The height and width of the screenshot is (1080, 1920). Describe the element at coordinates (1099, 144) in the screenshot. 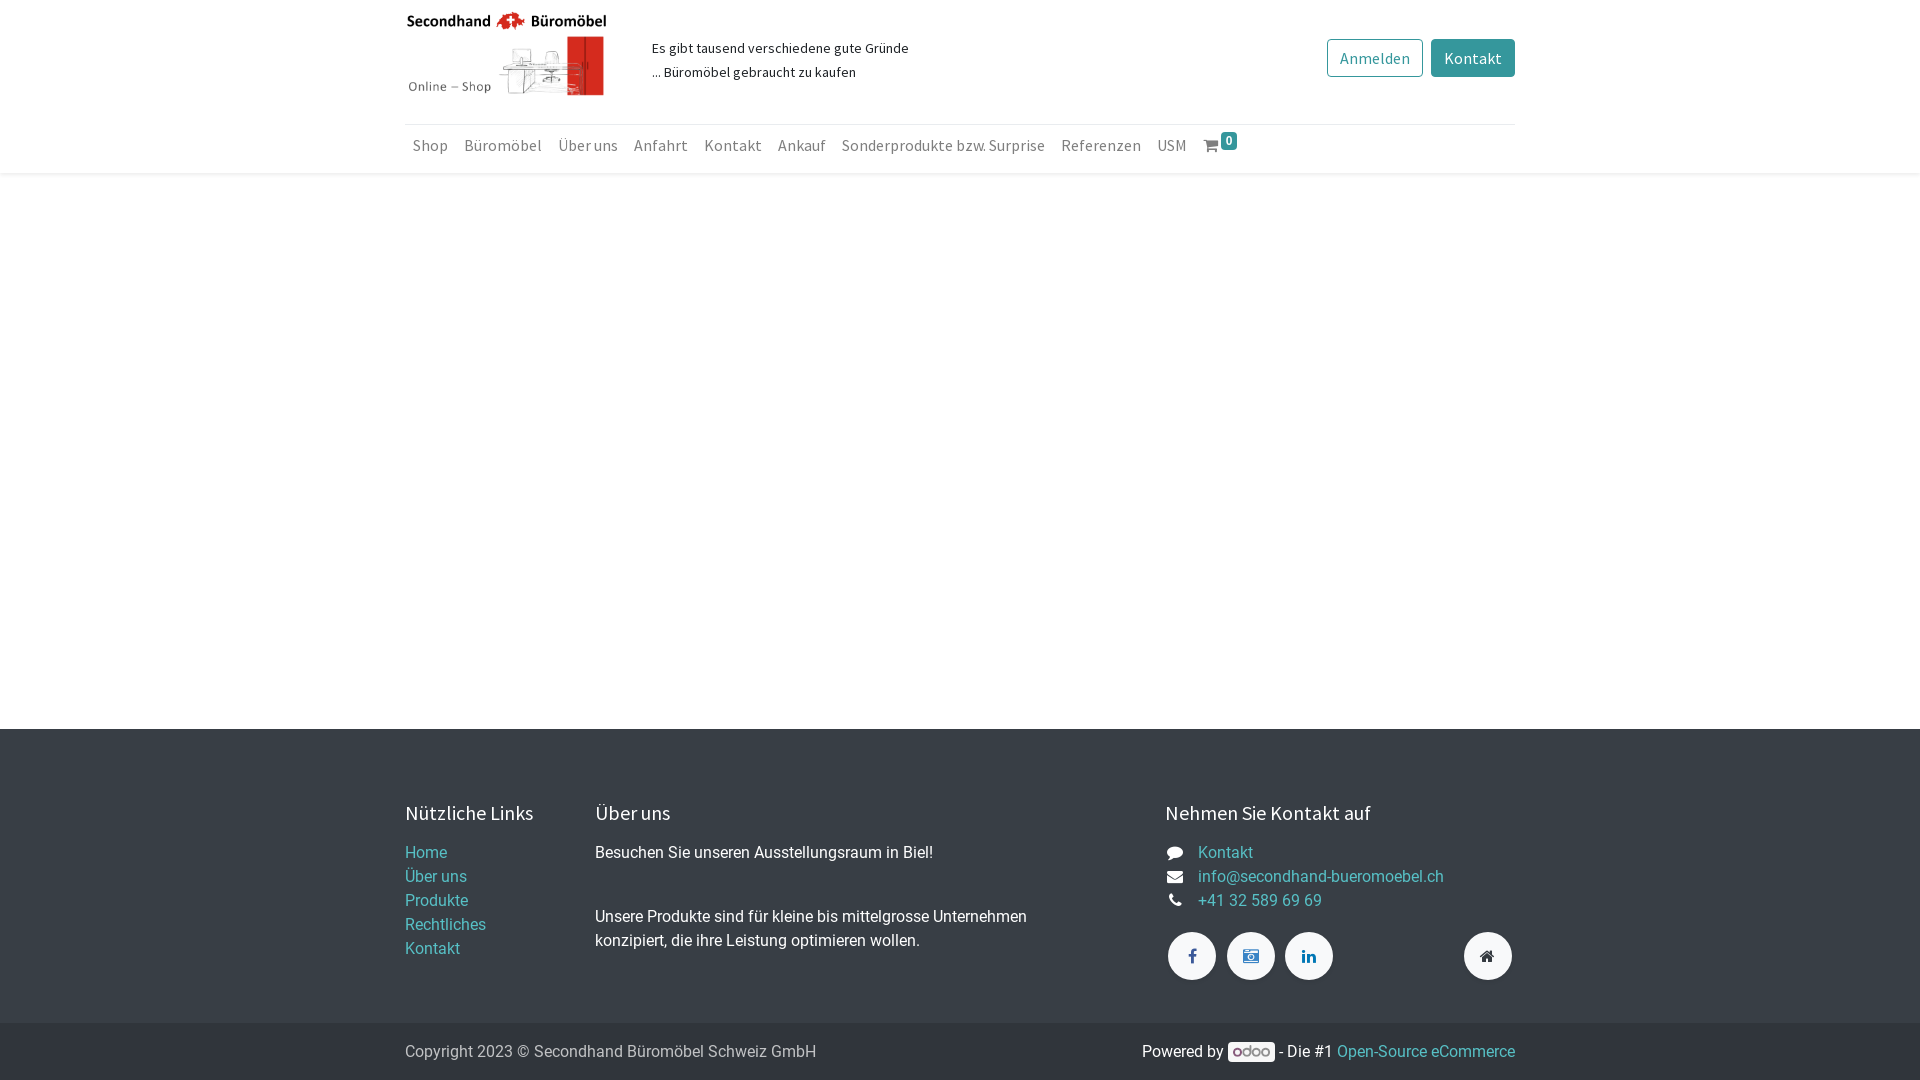

I see `'Referenzen'` at that location.